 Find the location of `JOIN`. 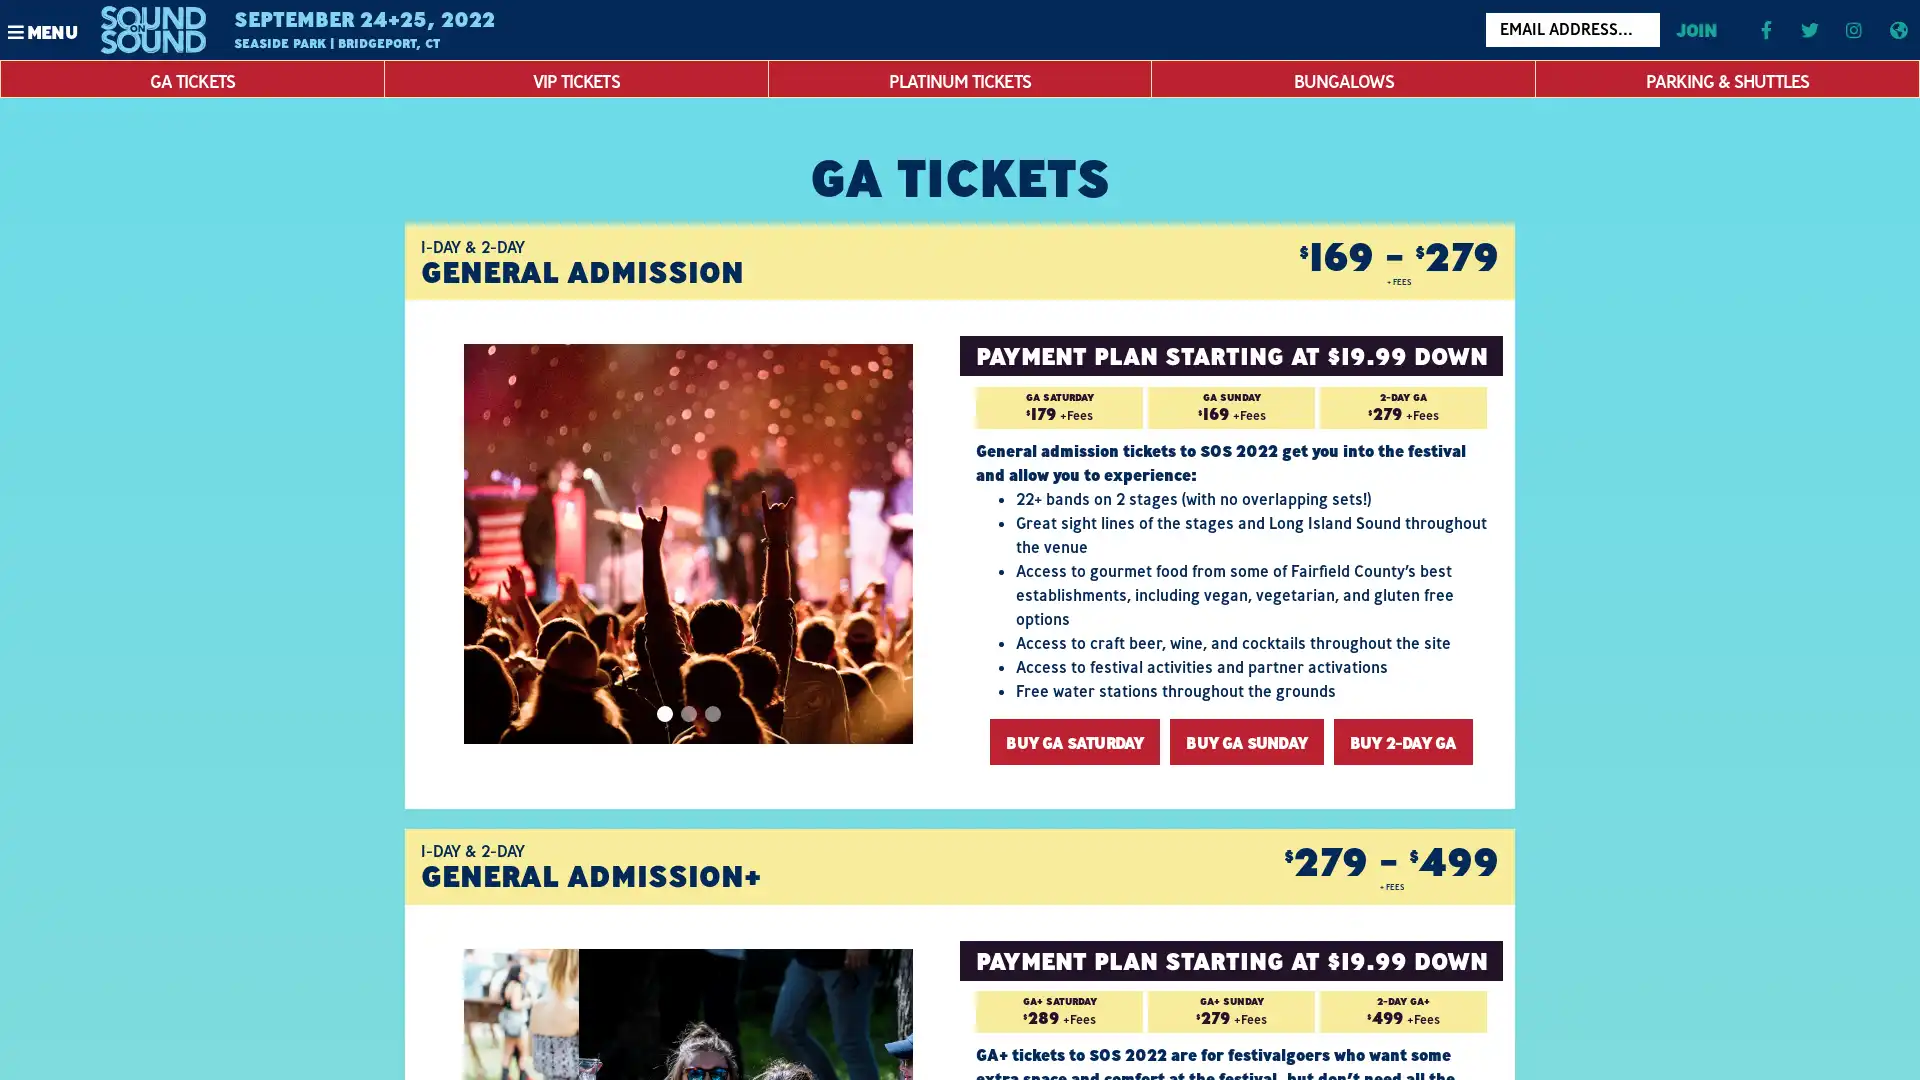

JOIN is located at coordinates (1694, 29).